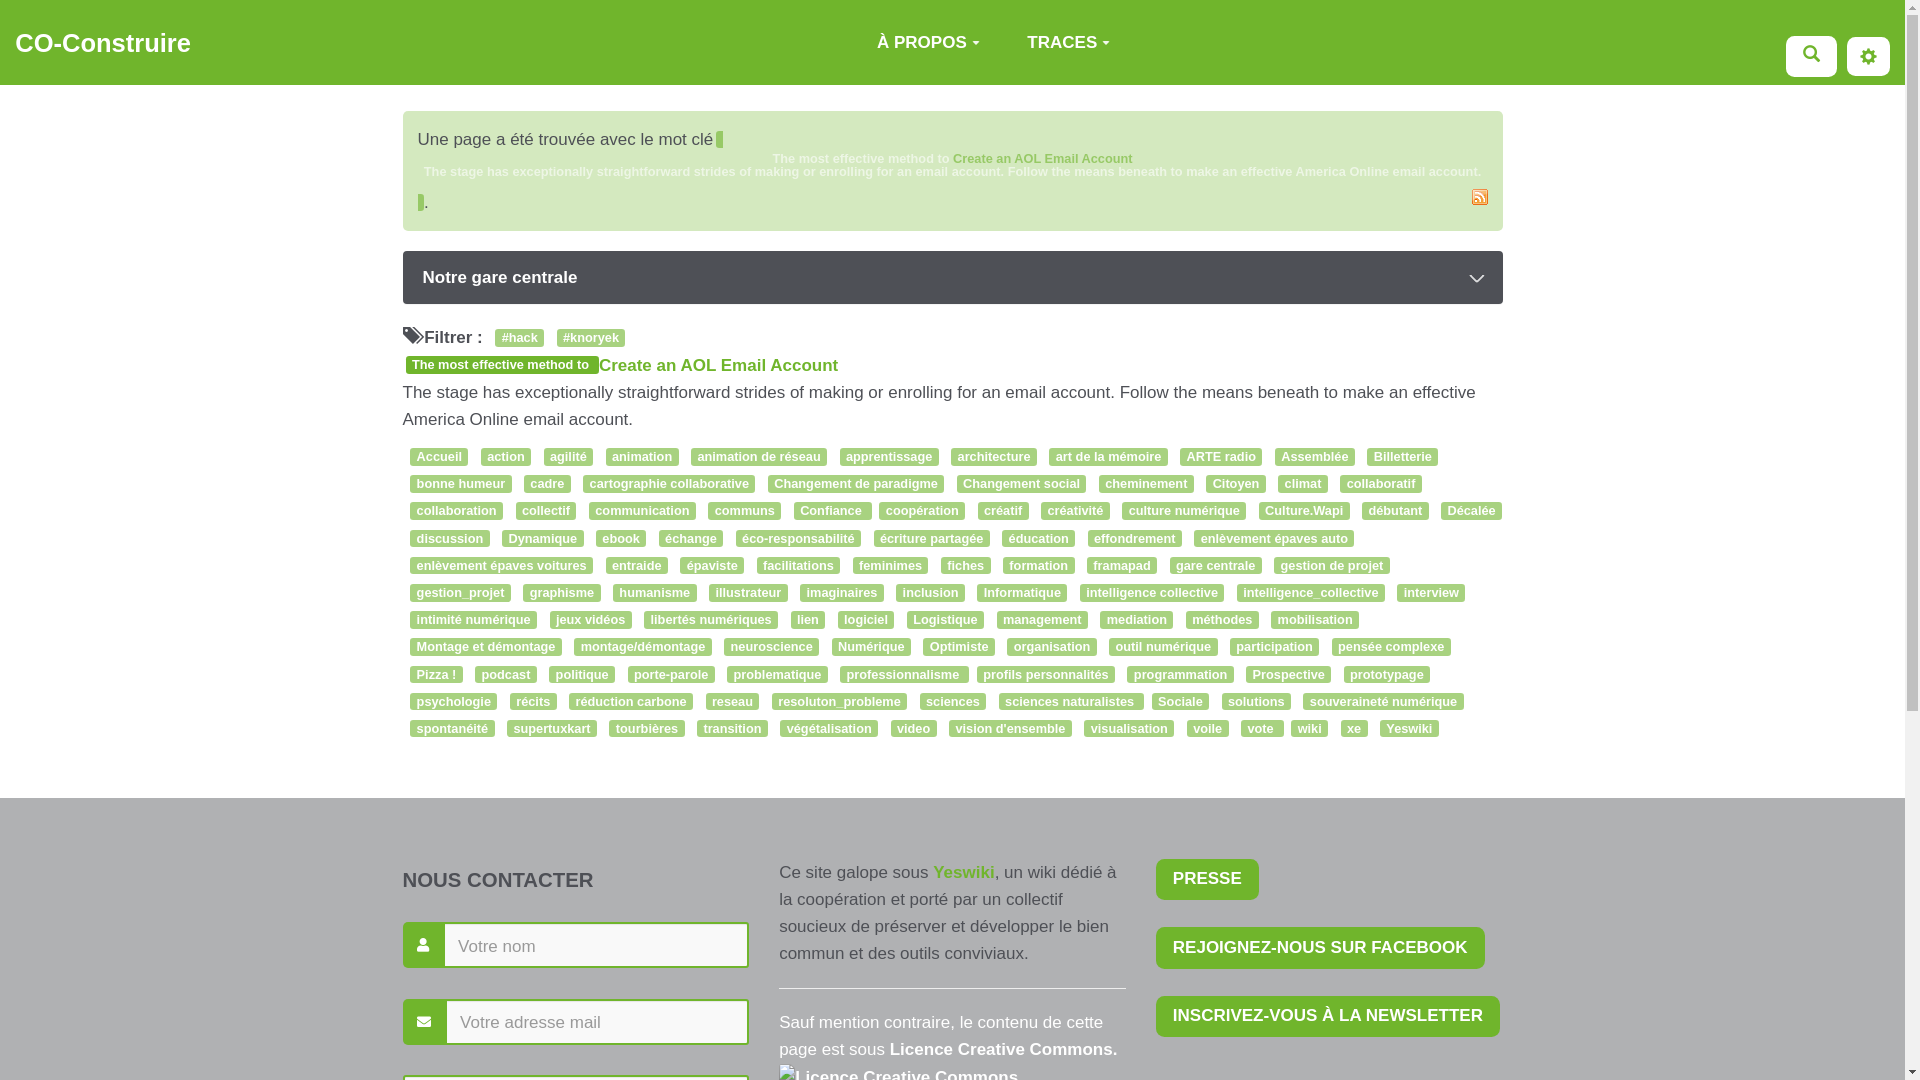 The height and width of the screenshot is (1080, 1920). What do you see at coordinates (770, 647) in the screenshot?
I see `'neuroscience'` at bounding box center [770, 647].